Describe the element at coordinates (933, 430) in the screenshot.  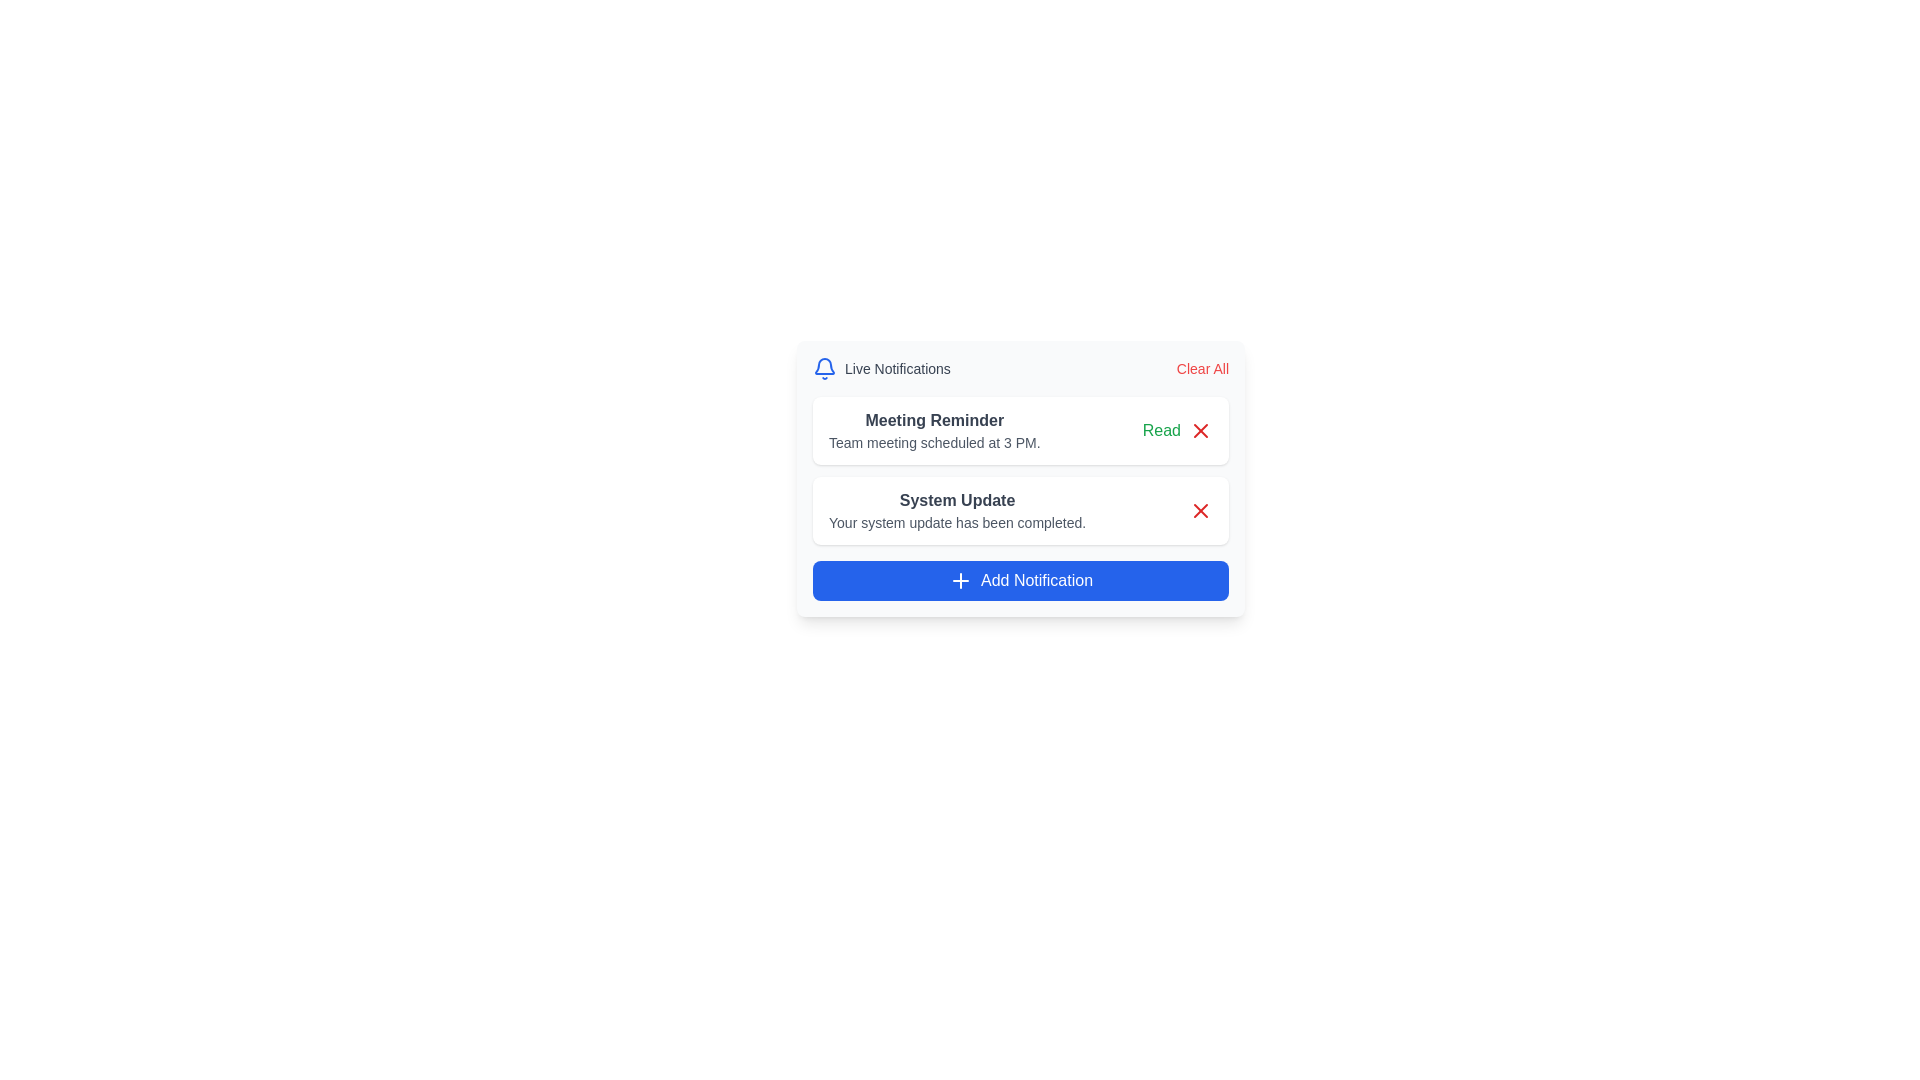
I see `the 'Meeting Reminder' text block element, which is the first notification under 'Live Notifications' and styled as a notification alert` at that location.